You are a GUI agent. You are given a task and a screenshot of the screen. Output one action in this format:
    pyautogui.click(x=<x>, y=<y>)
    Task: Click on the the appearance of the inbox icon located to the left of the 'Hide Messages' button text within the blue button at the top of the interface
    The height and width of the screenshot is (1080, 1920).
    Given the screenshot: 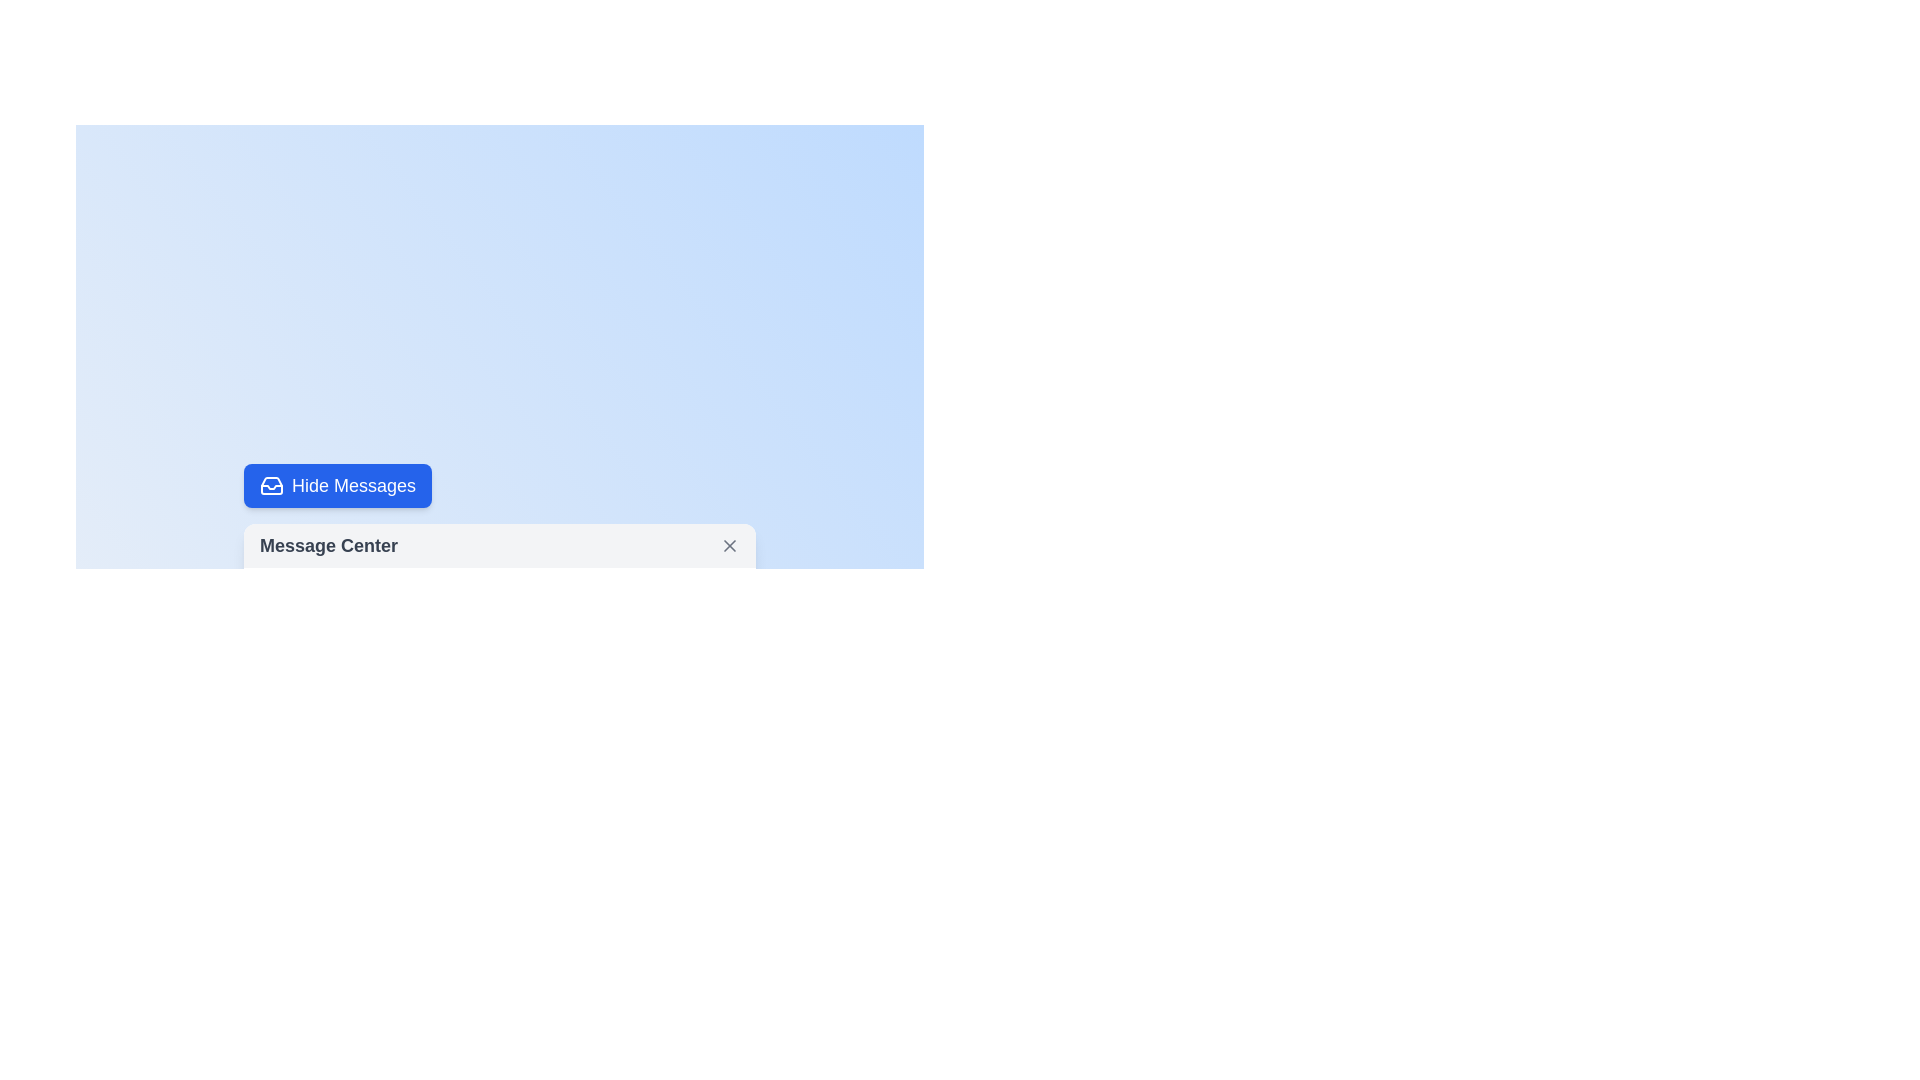 What is the action you would take?
    pyautogui.click(x=271, y=486)
    